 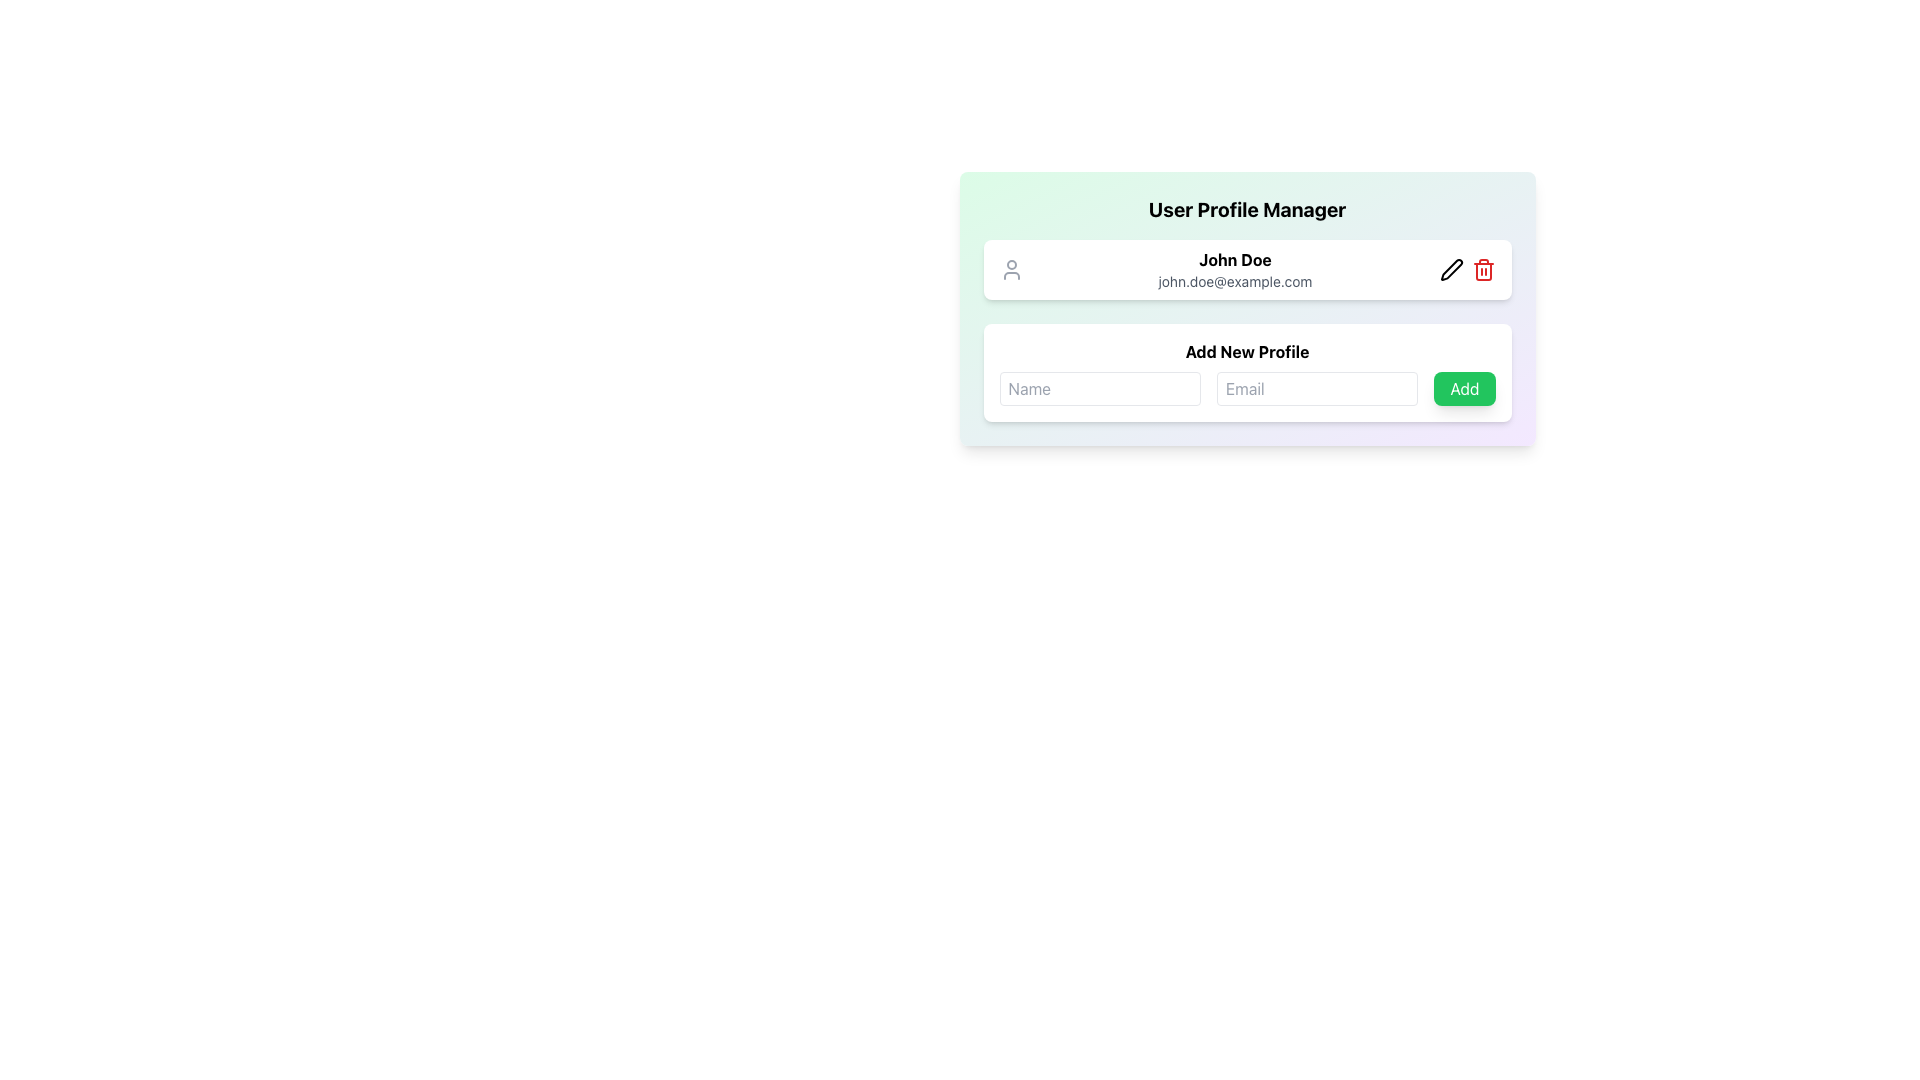 What do you see at coordinates (1234, 270) in the screenshot?
I see `displayed name and email address of the user in the upper central area of the profile manager interface, which is part of the user profile display card located to the right of the user icon` at bounding box center [1234, 270].